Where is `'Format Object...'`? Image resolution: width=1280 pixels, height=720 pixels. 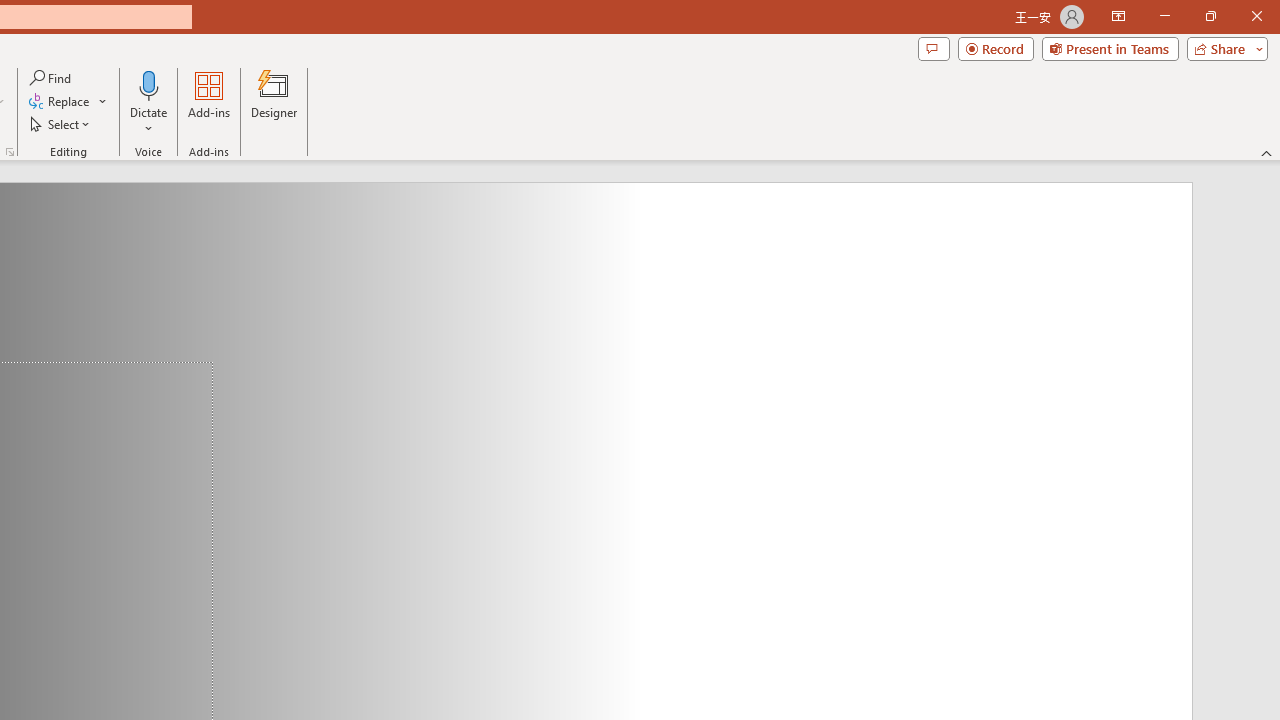
'Format Object...' is located at coordinates (10, 150).